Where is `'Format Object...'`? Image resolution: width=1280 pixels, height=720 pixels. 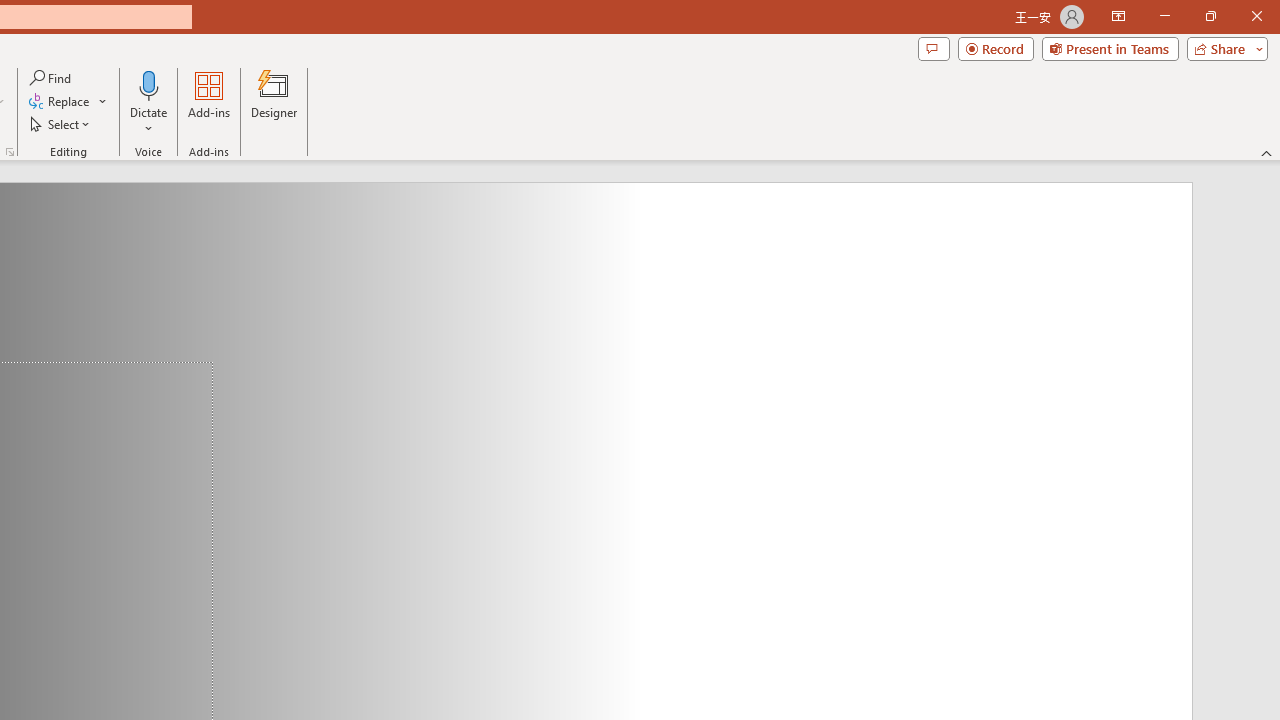
'Format Object...' is located at coordinates (10, 150).